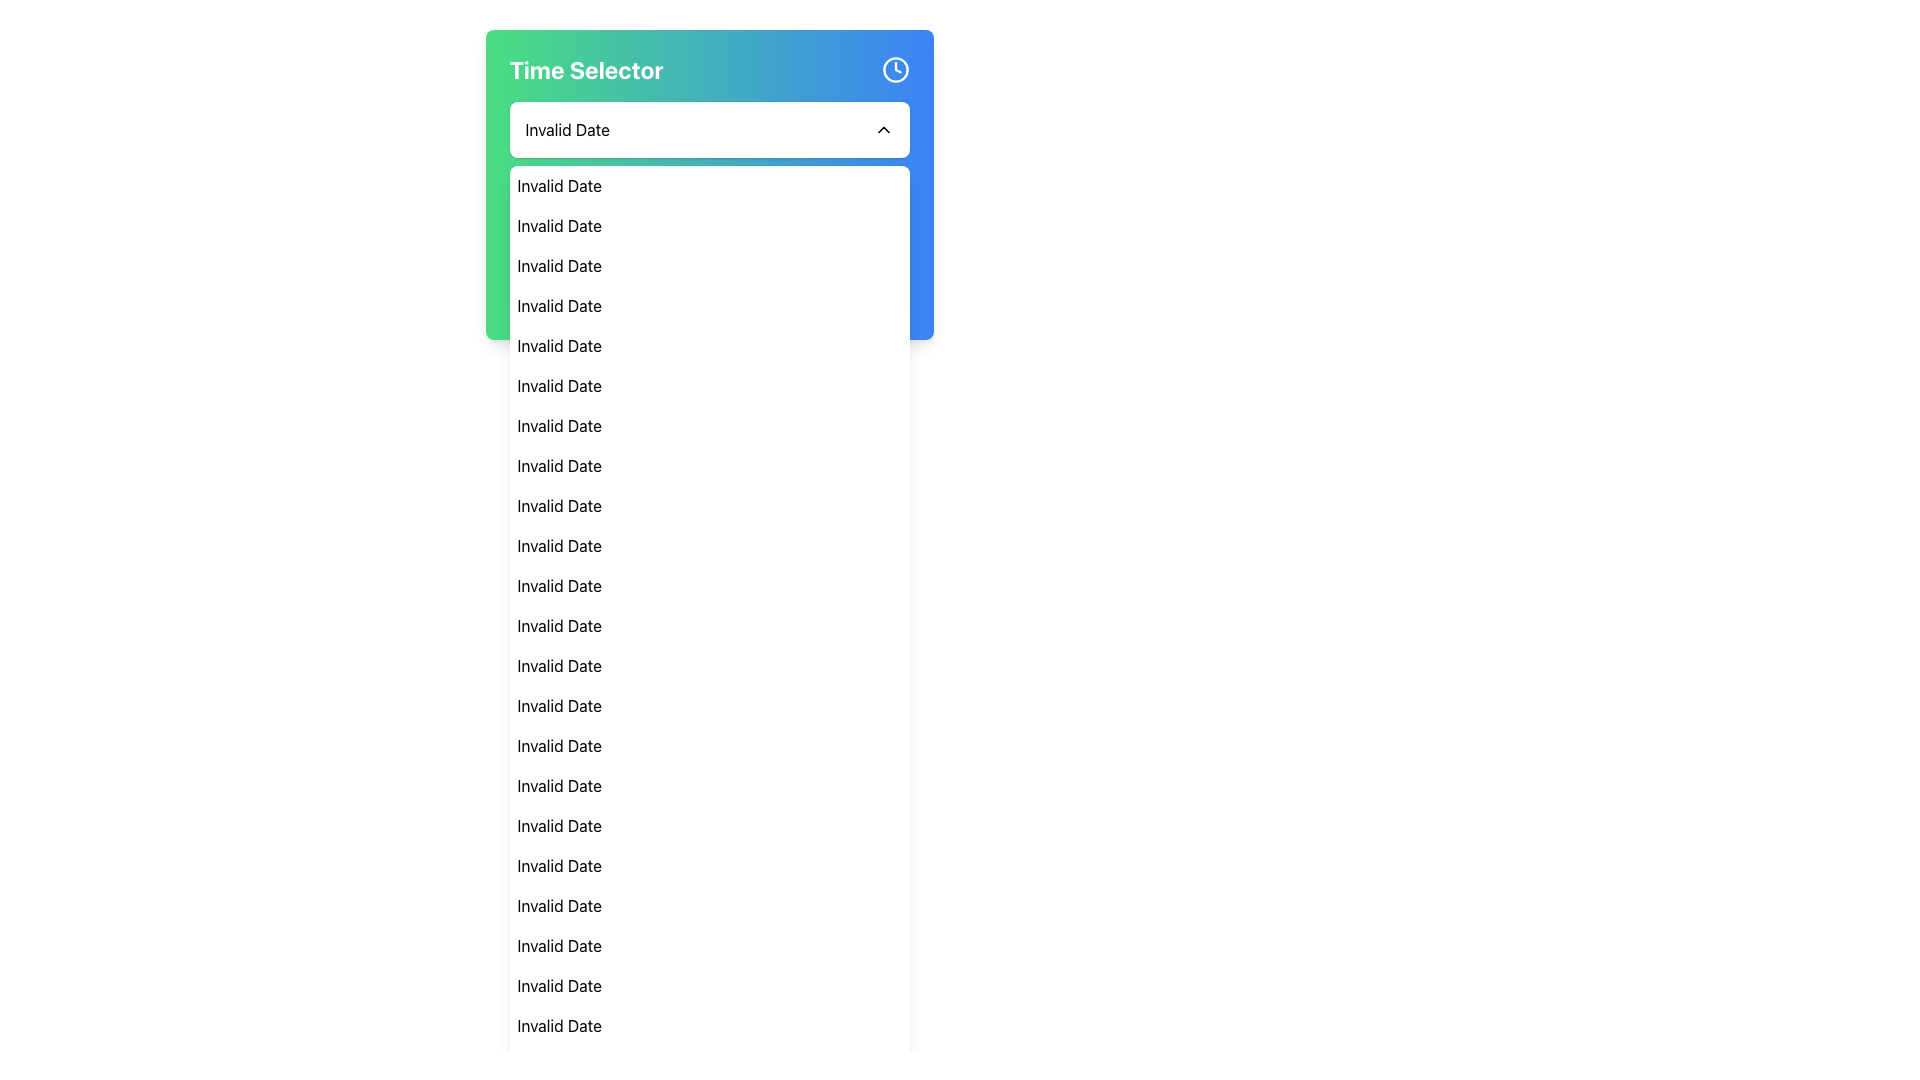 The image size is (1920, 1080). I want to click on the list item displaying 'Invalid Date' located in the 20th position of a vertically scrolling list below the 'Time Selector' dropdown, so click(709, 906).